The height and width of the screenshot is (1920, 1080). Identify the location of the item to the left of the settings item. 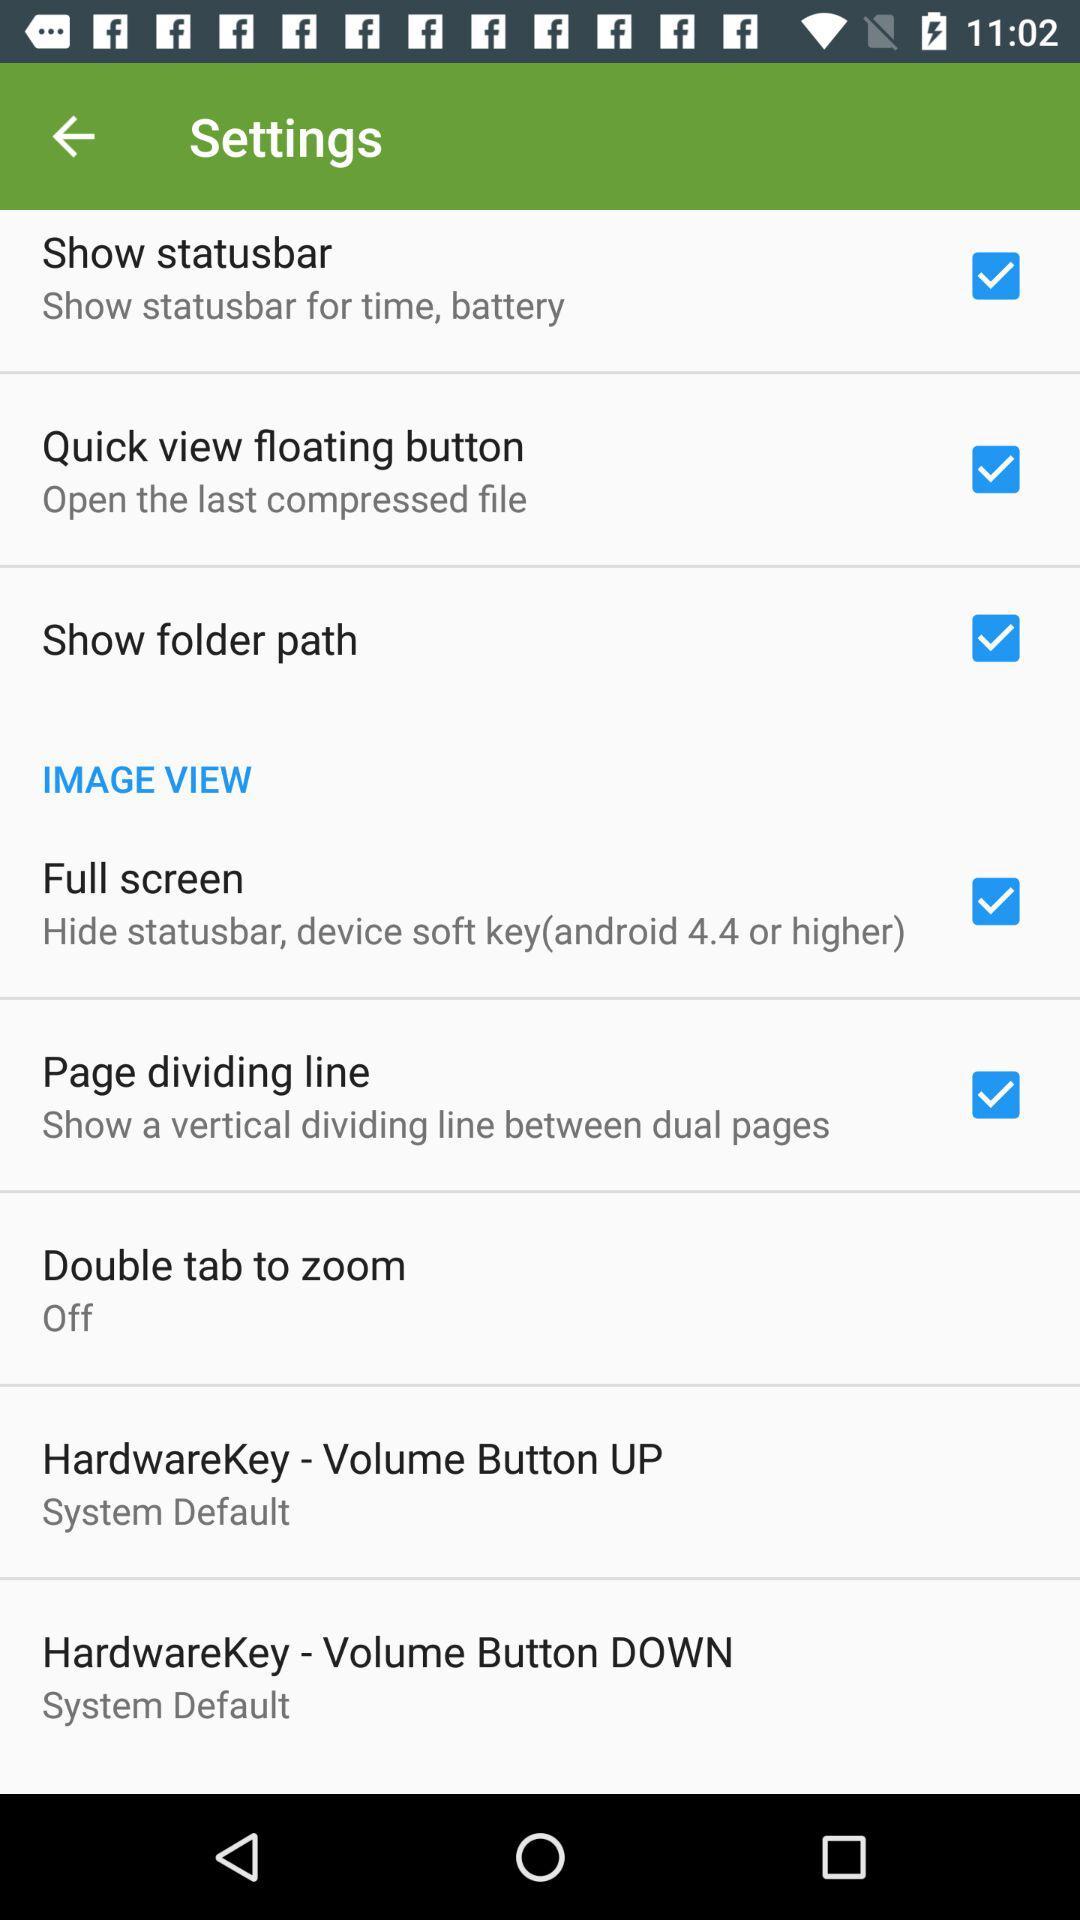
(72, 135).